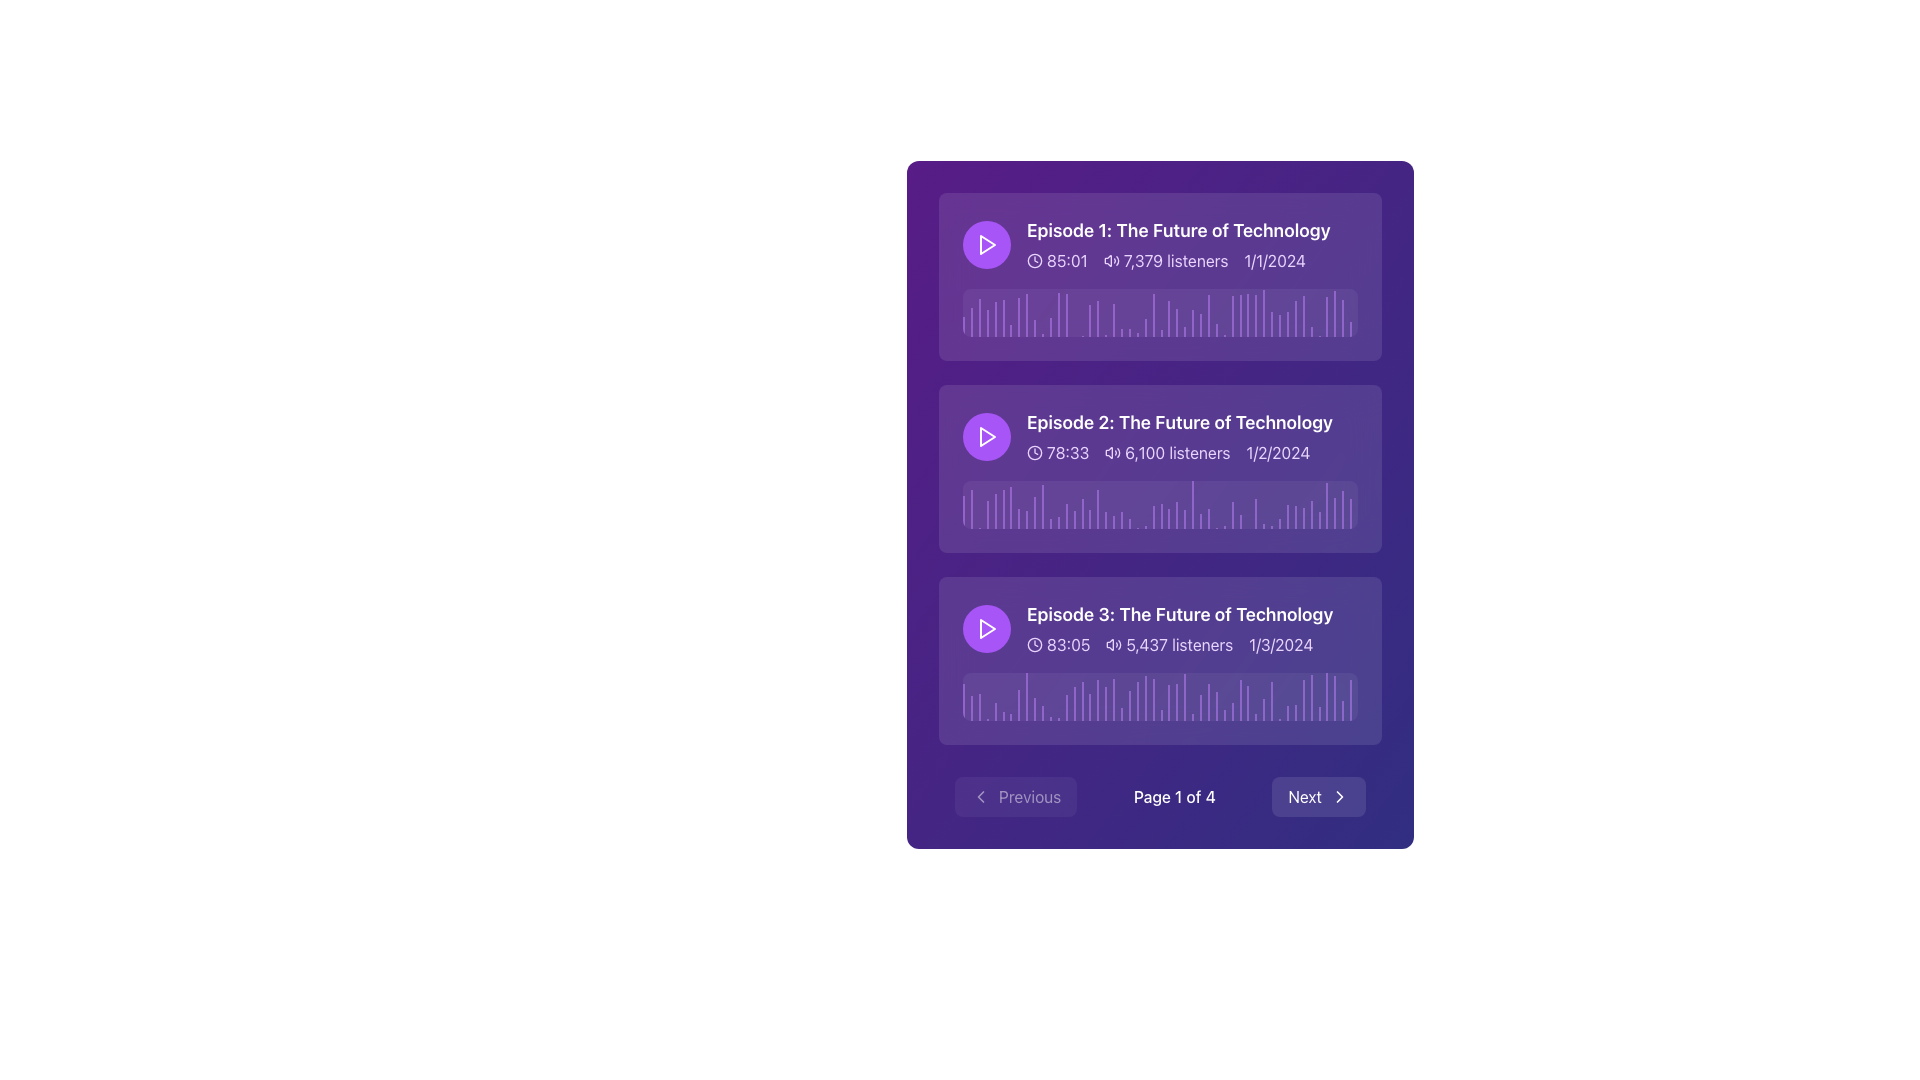 This screenshot has width=1920, height=1080. I want to click on the non-interactive Text label that indicates the current page within a sequence, located at the bottom section of the interface, centrally aligned between the 'Previous' and 'Next' buttons, so click(1174, 796).